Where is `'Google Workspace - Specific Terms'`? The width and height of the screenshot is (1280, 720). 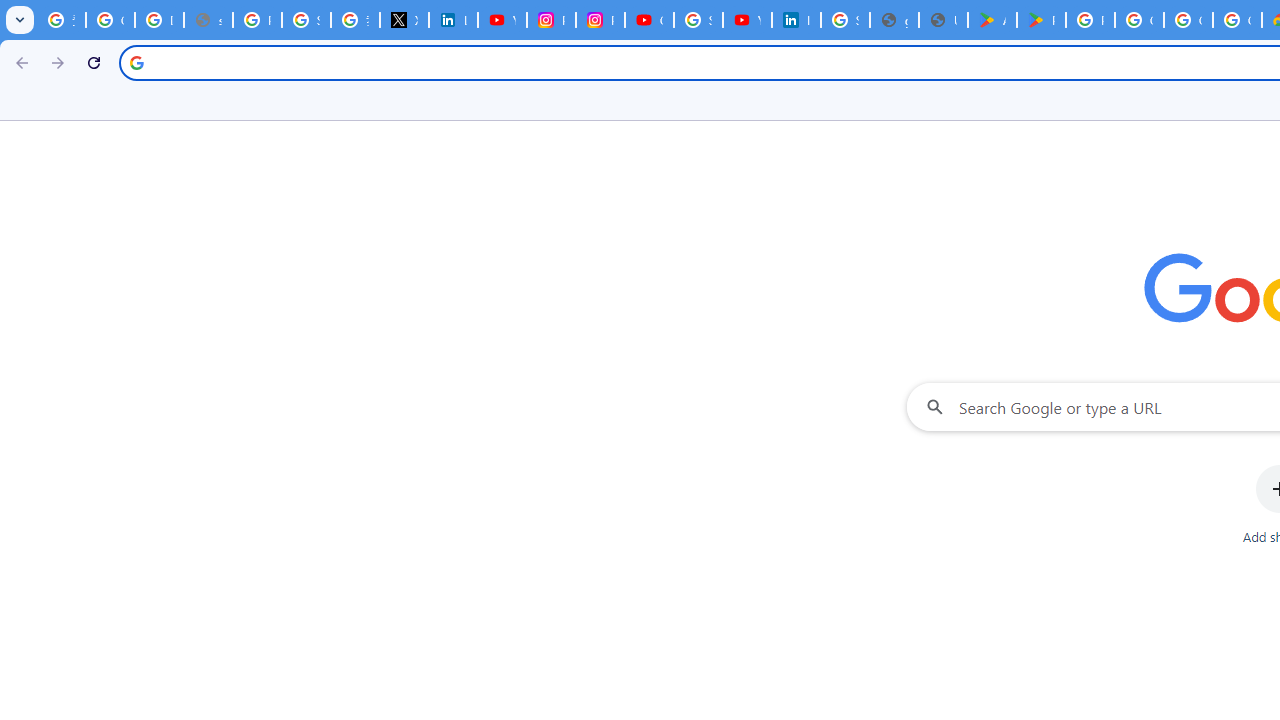 'Google Workspace - Specific Terms' is located at coordinates (1236, 20).